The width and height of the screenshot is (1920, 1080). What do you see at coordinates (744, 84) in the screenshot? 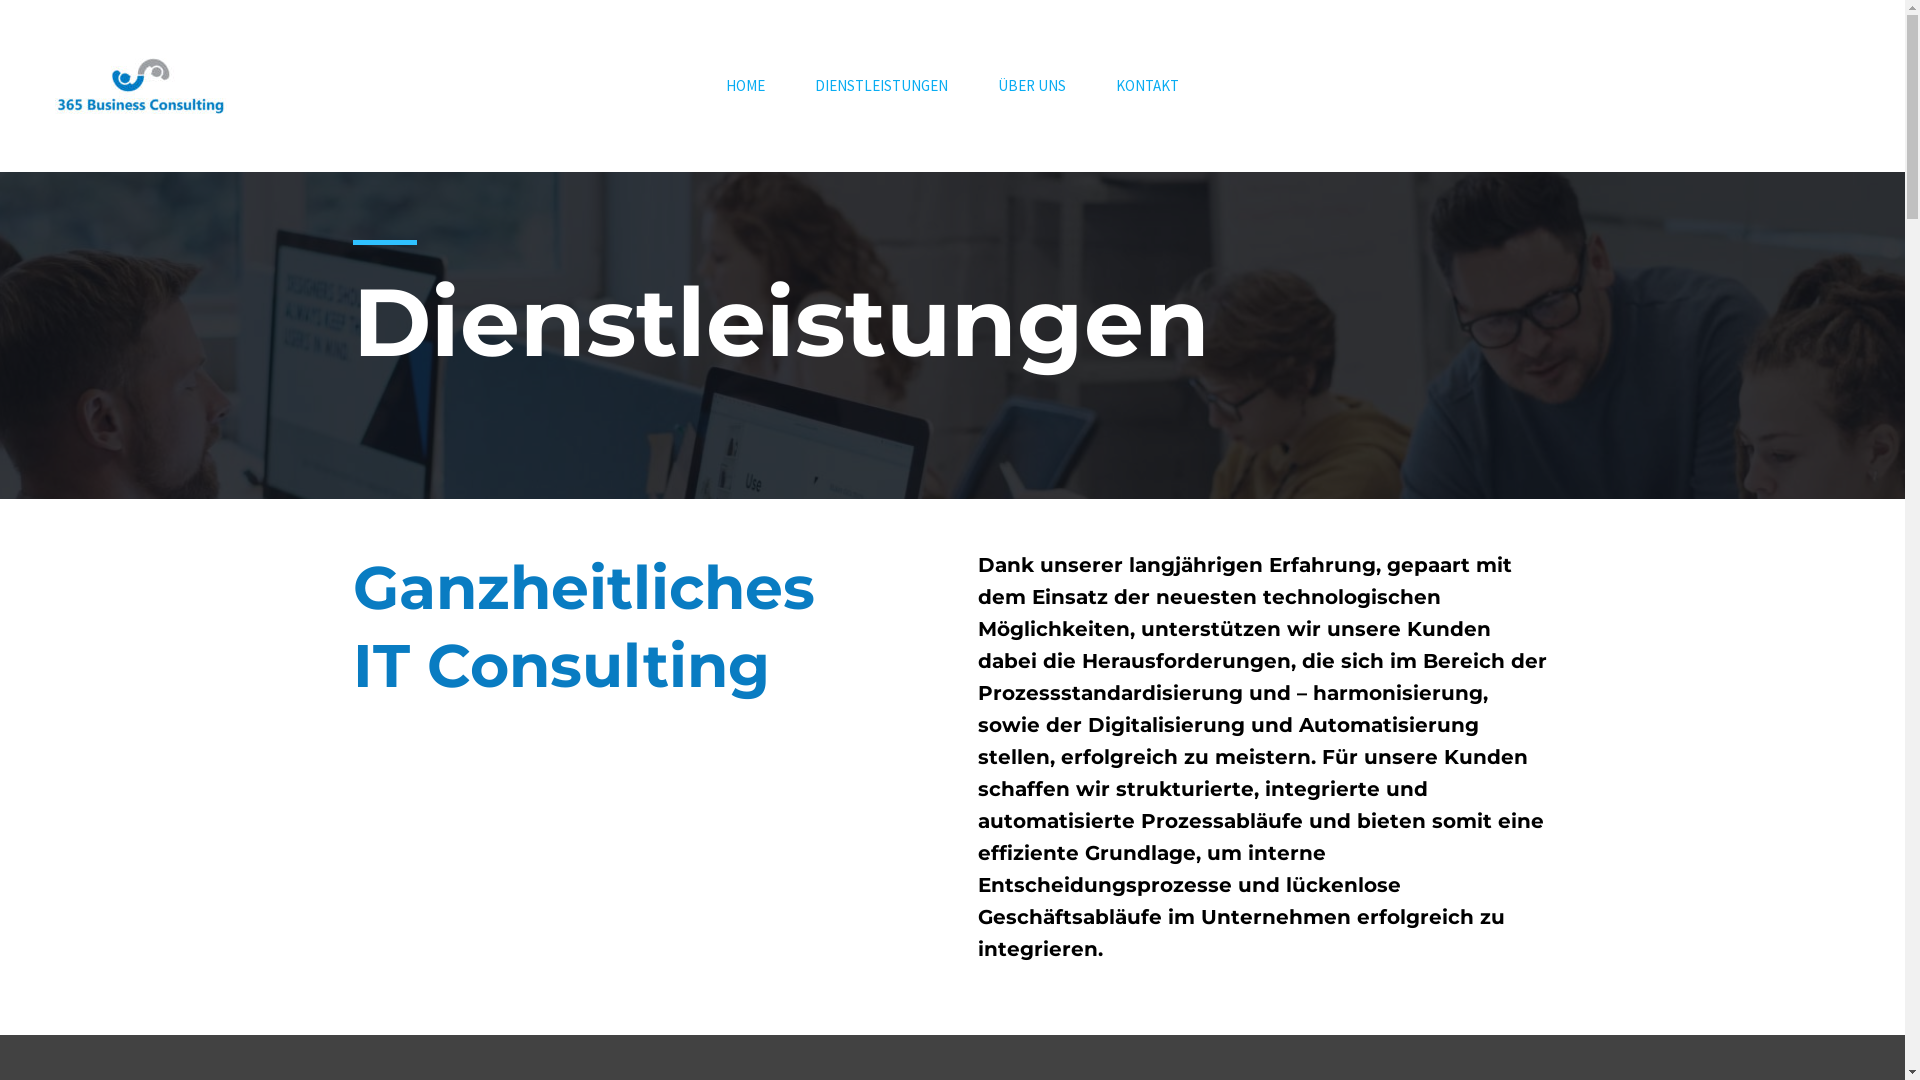
I see `'HOME'` at bounding box center [744, 84].